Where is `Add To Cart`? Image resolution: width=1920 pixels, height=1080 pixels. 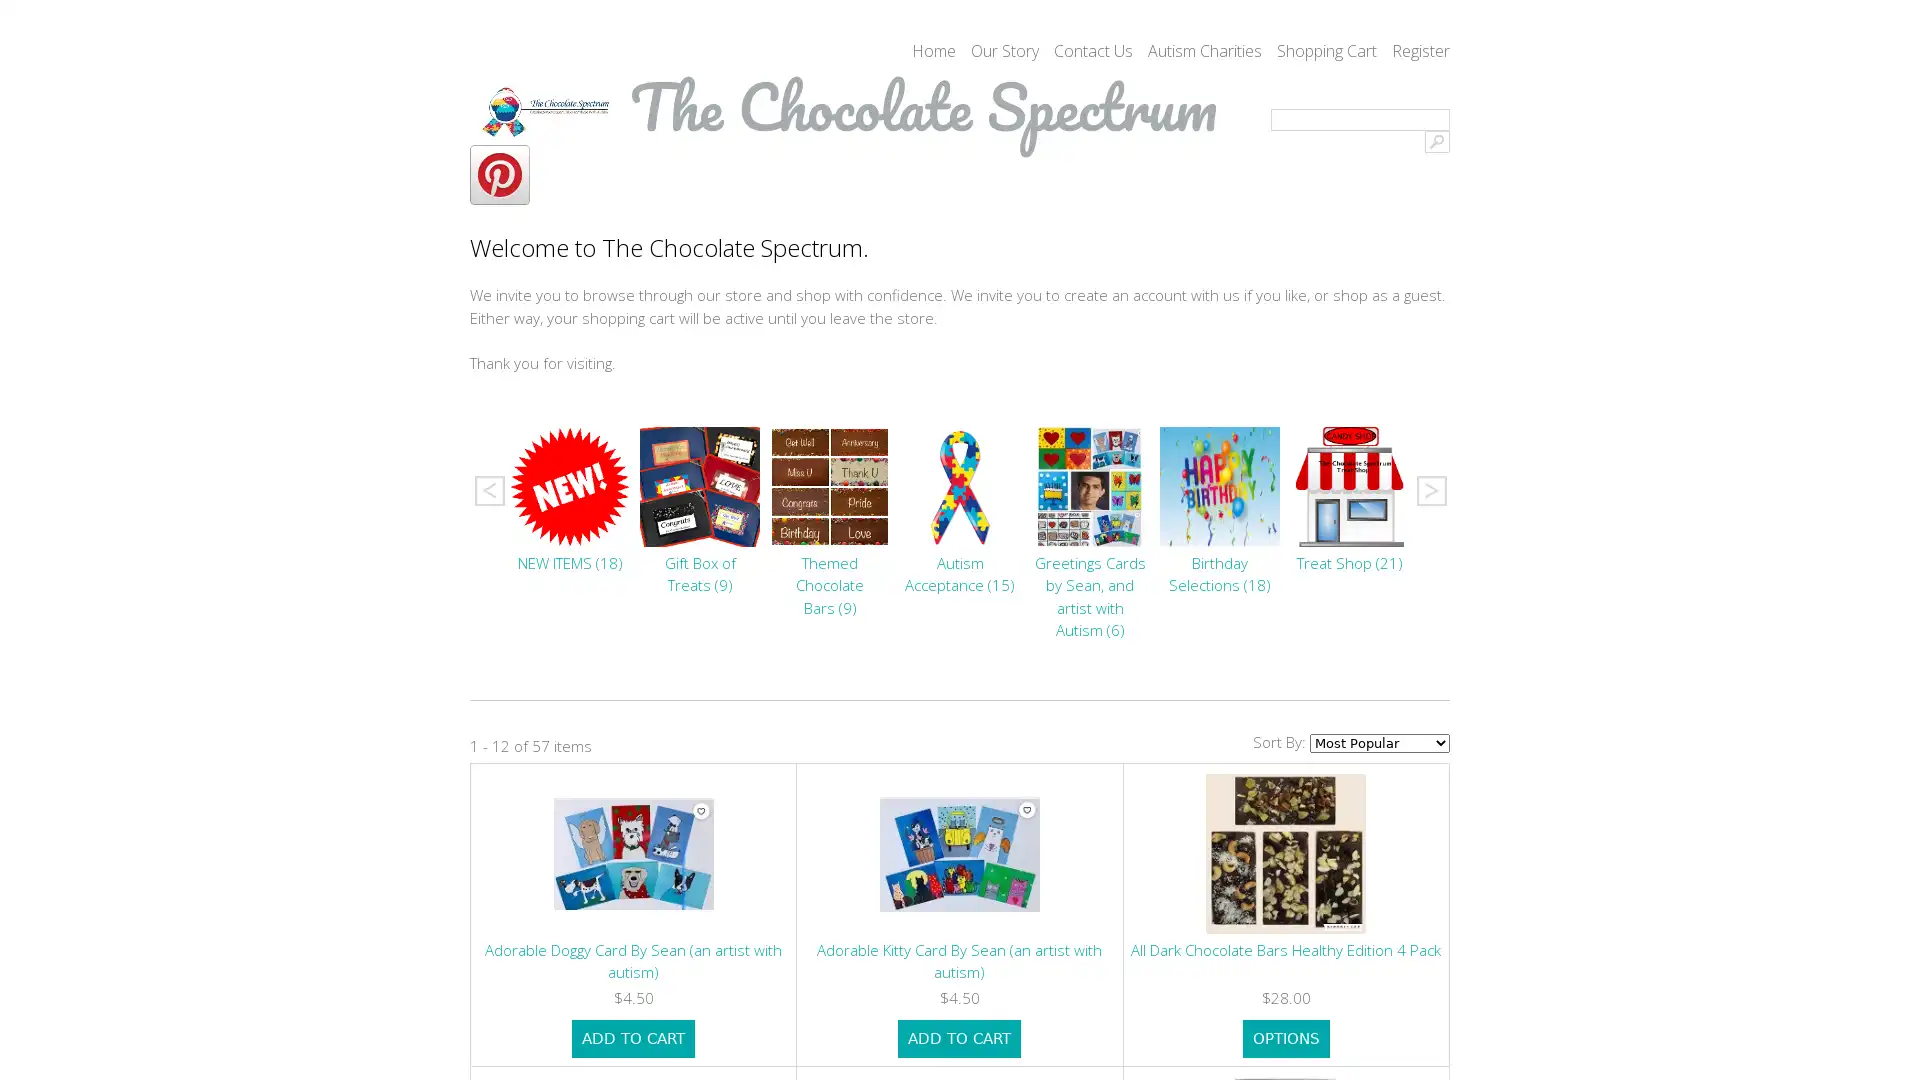 Add To Cart is located at coordinates (958, 1037).